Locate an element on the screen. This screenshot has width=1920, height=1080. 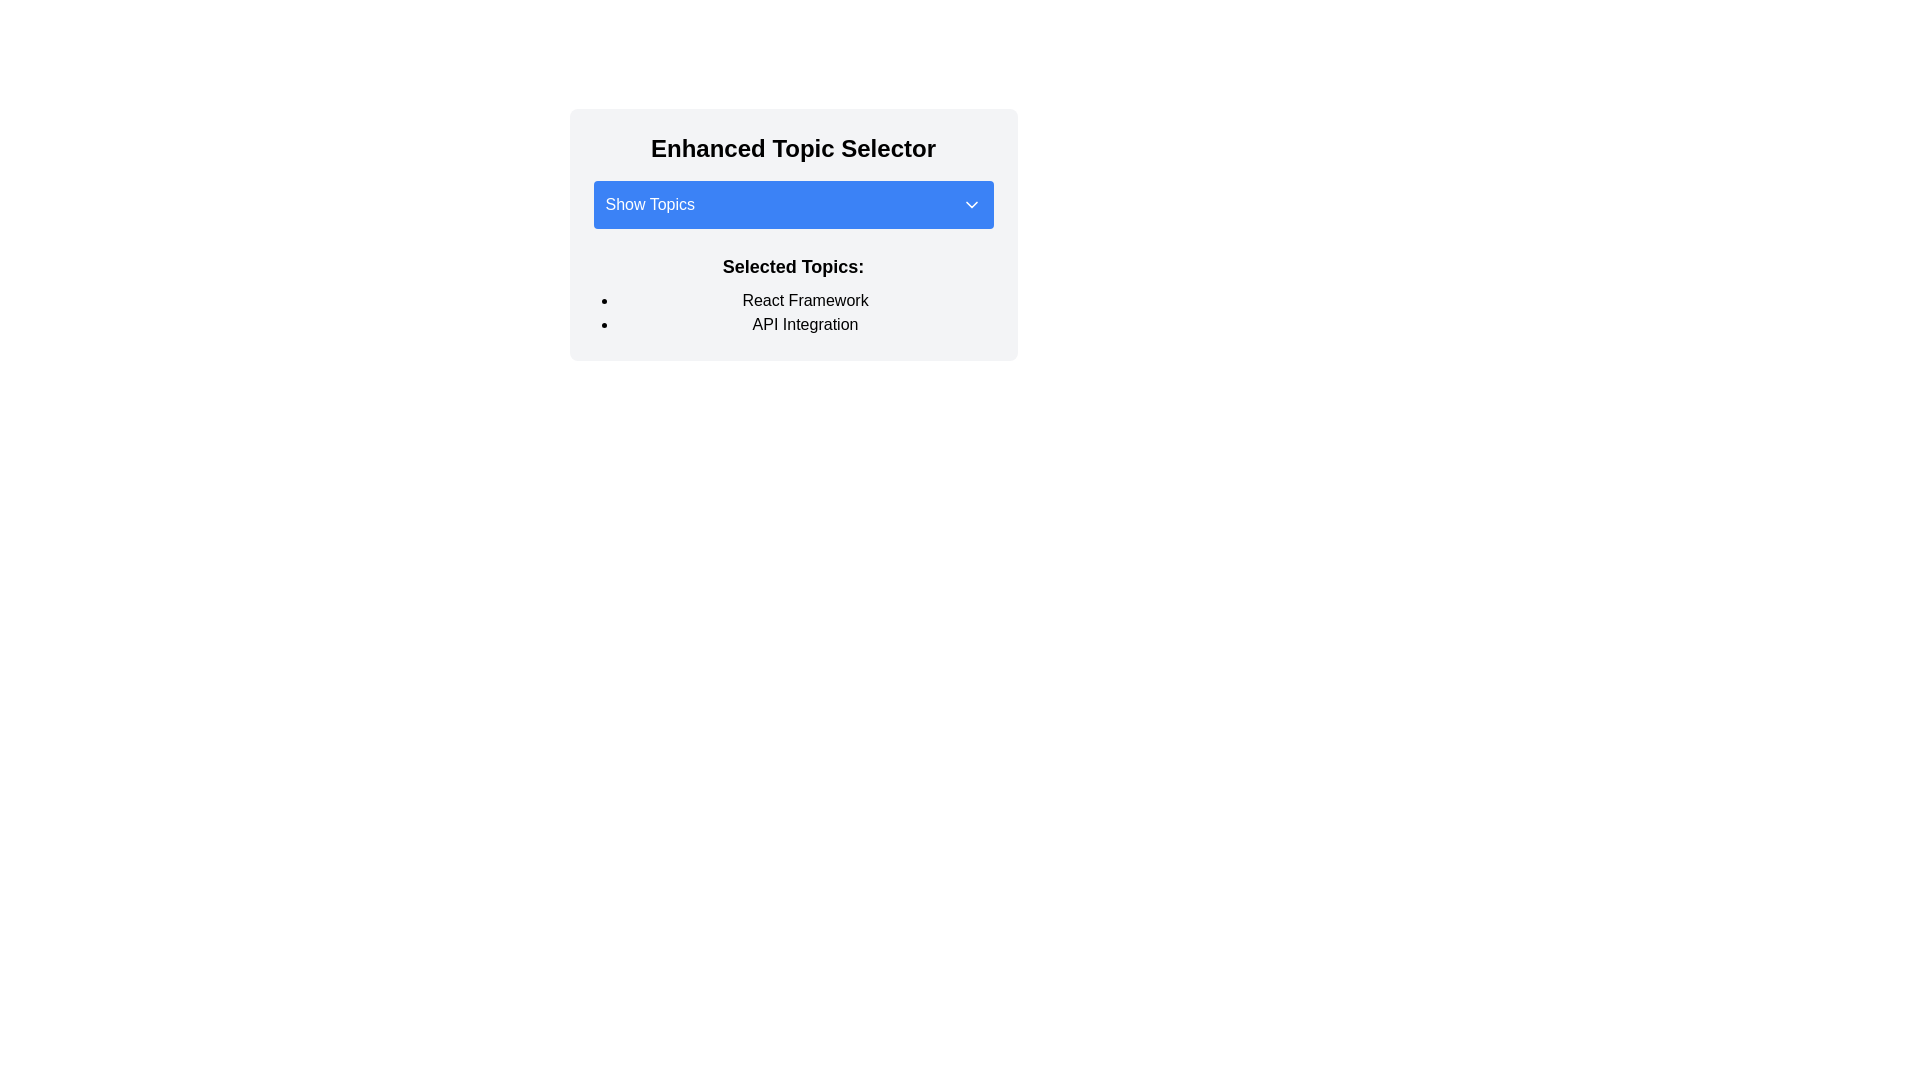
the 'Selected Topics:' list is located at coordinates (792, 312).